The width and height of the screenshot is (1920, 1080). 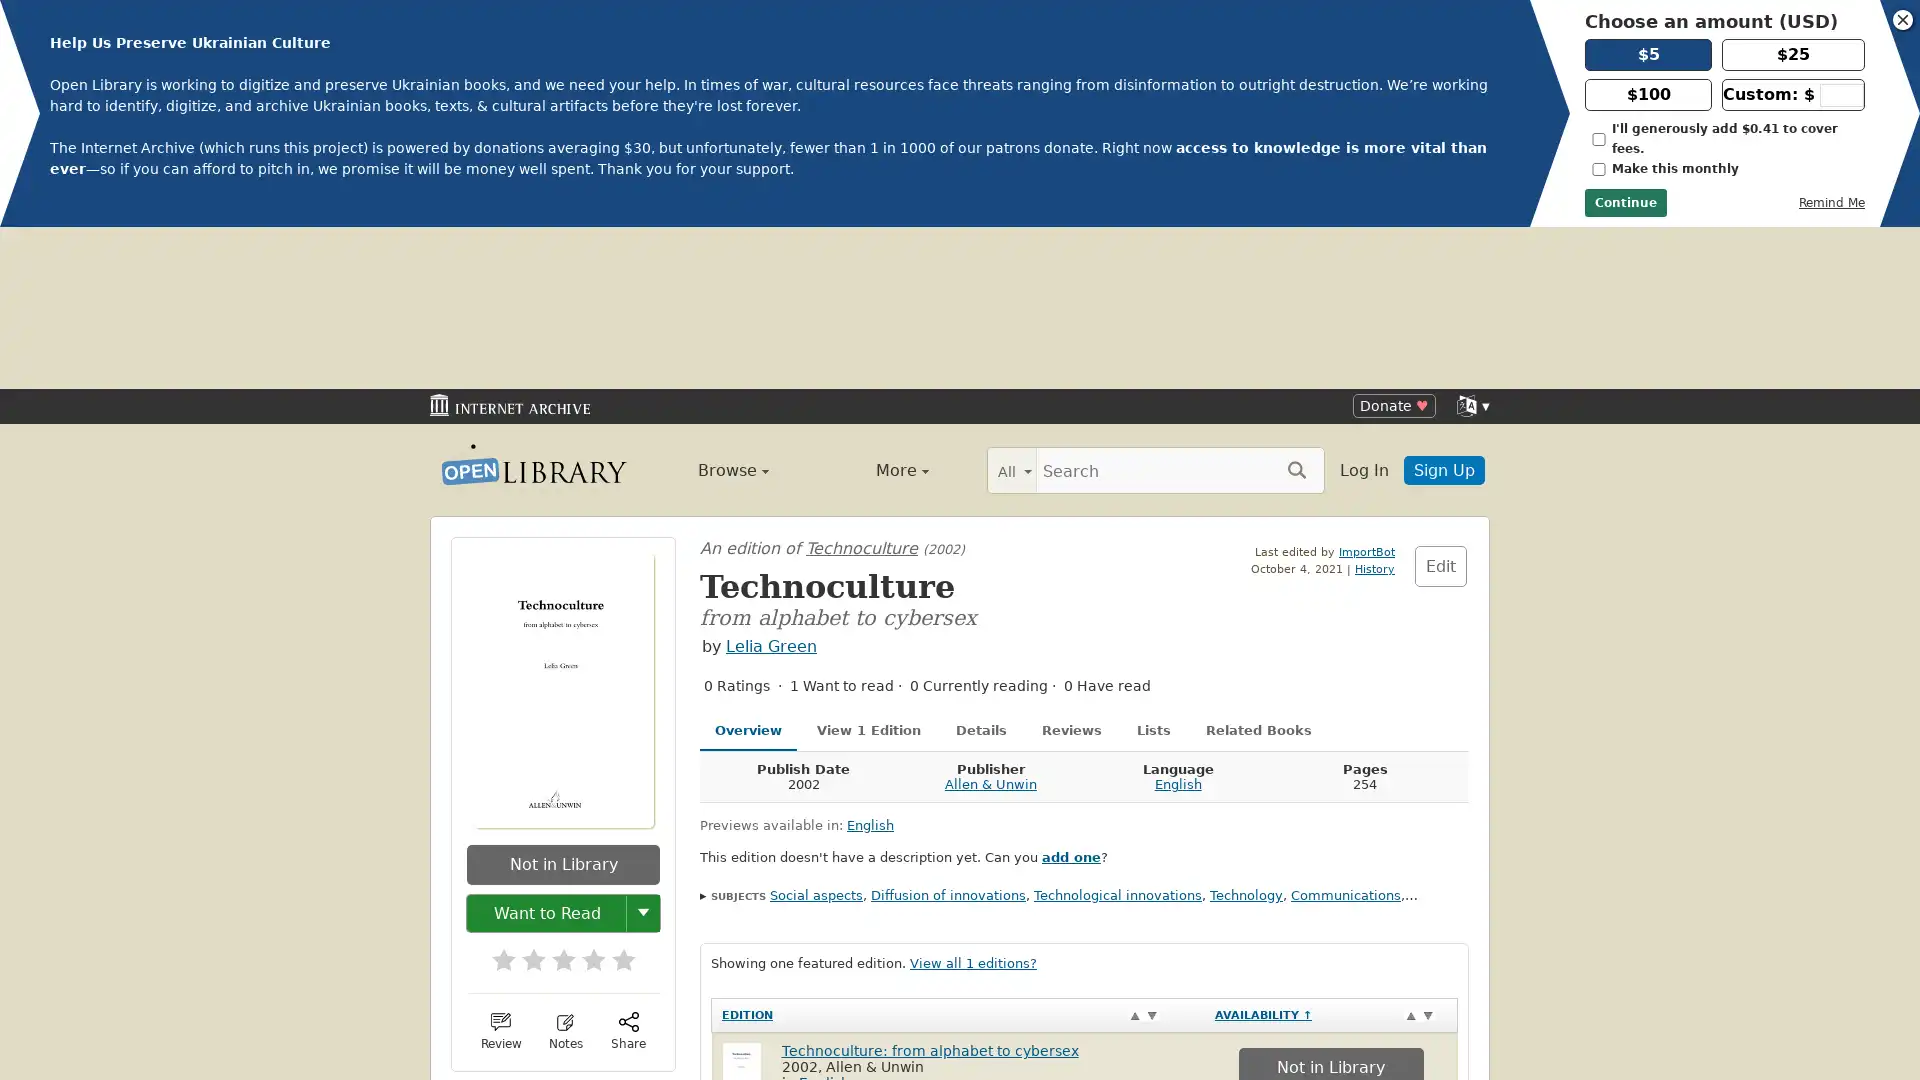 I want to click on 3, so click(x=553, y=790).